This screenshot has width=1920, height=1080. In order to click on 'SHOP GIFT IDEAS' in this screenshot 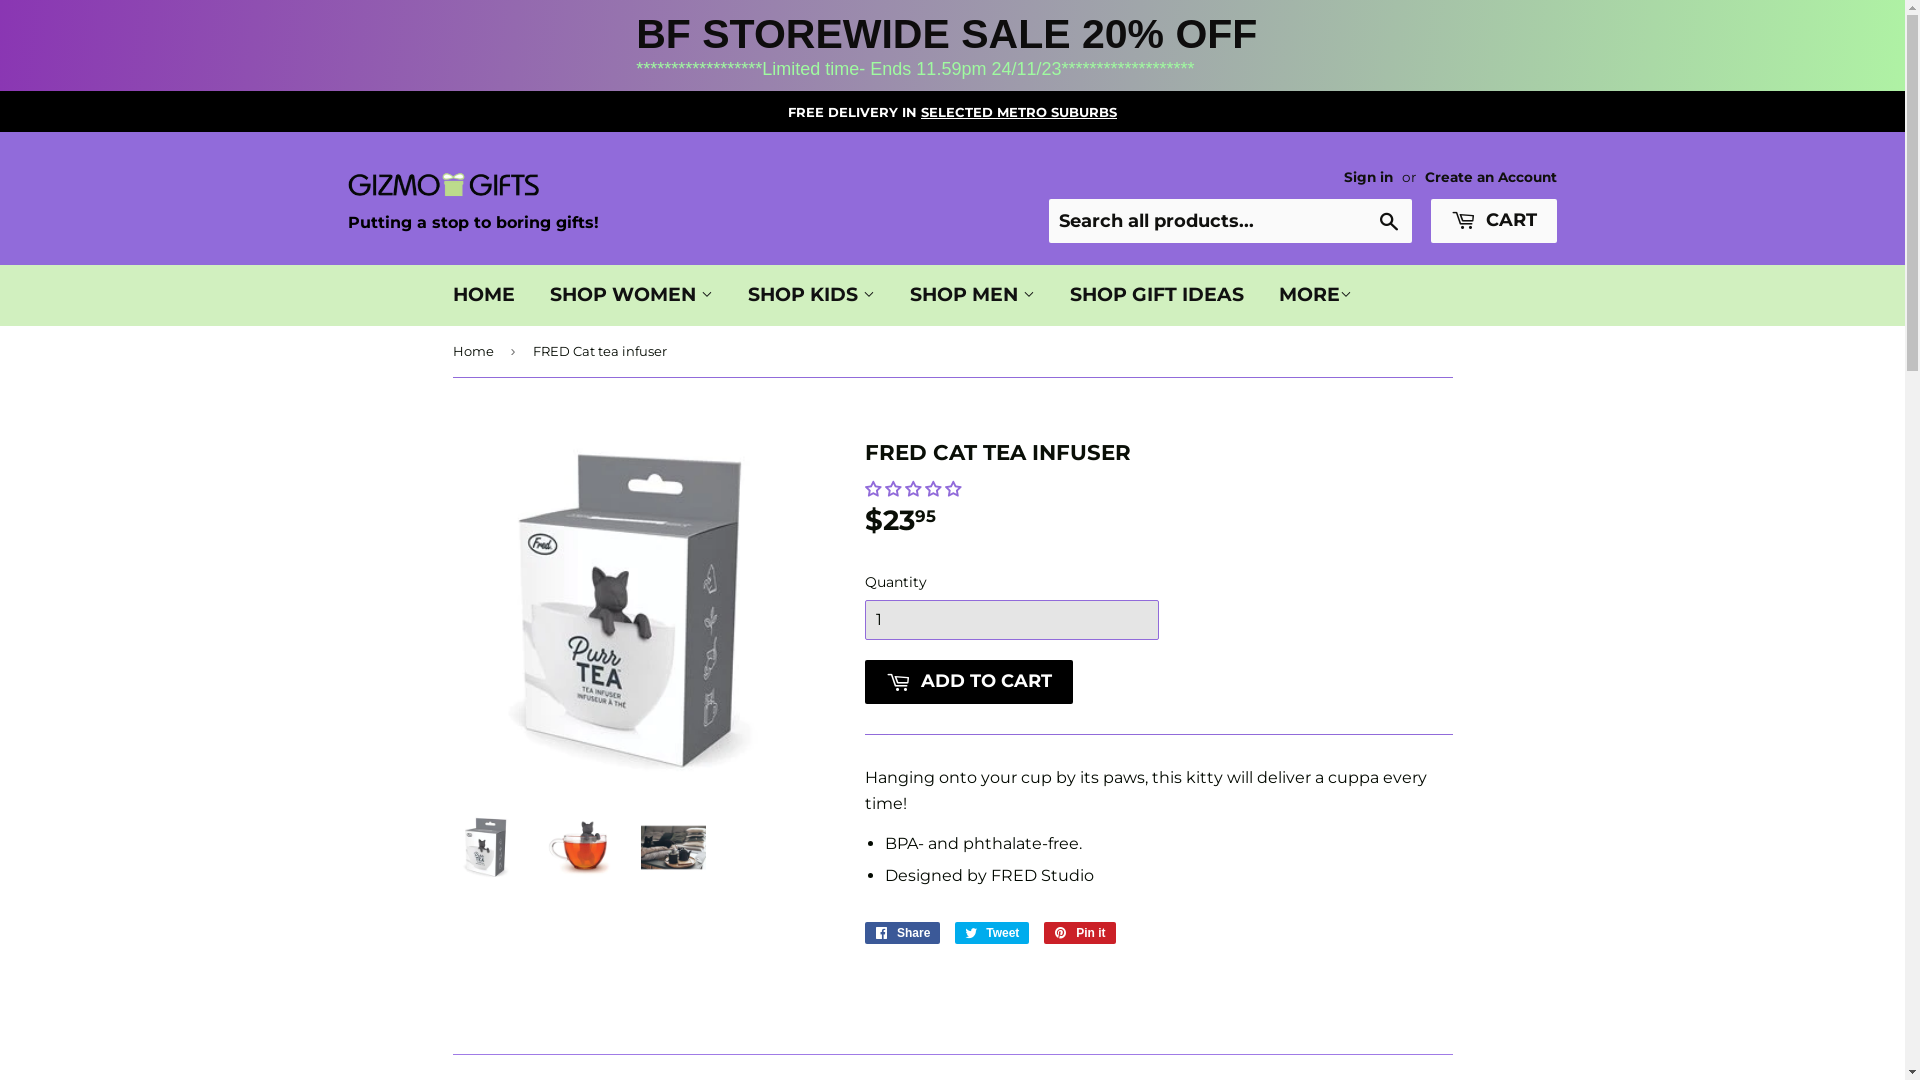, I will do `click(1156, 294)`.